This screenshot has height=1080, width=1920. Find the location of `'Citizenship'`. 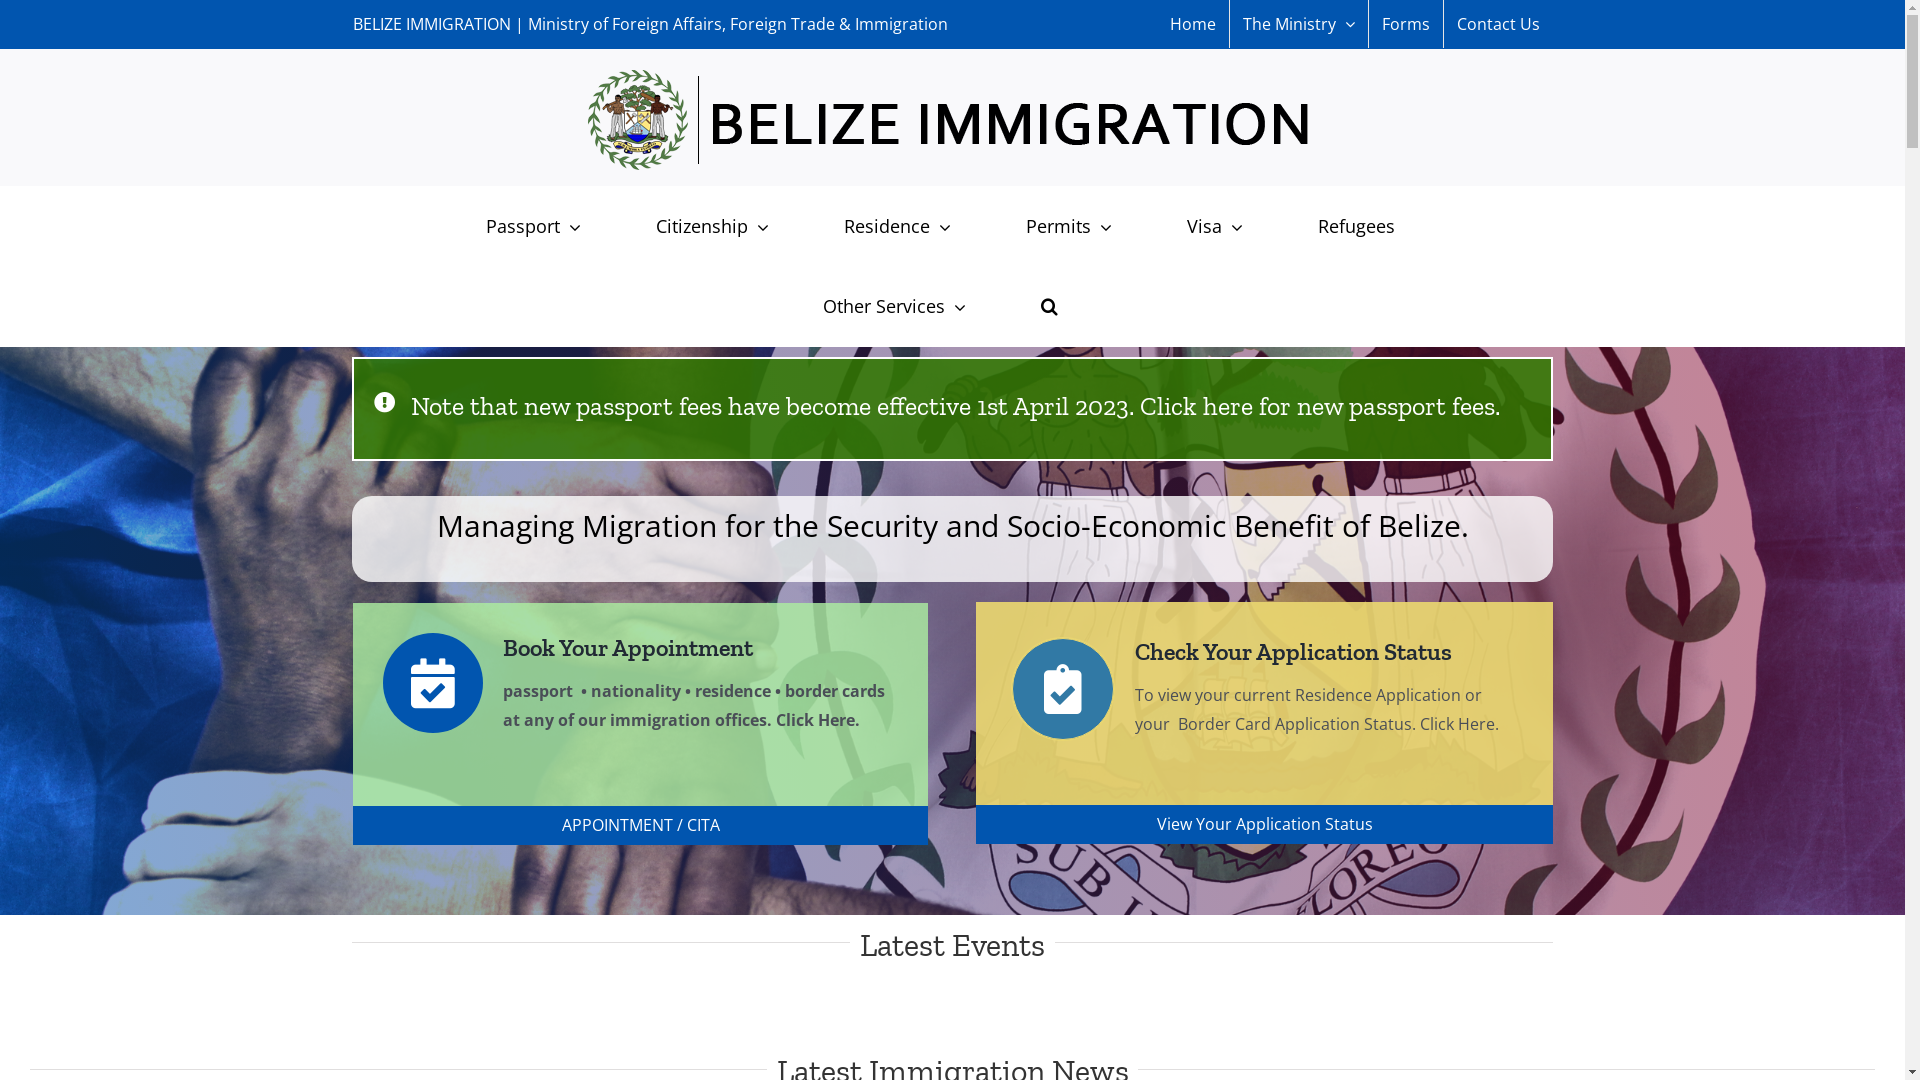

'Citizenship' is located at coordinates (711, 225).